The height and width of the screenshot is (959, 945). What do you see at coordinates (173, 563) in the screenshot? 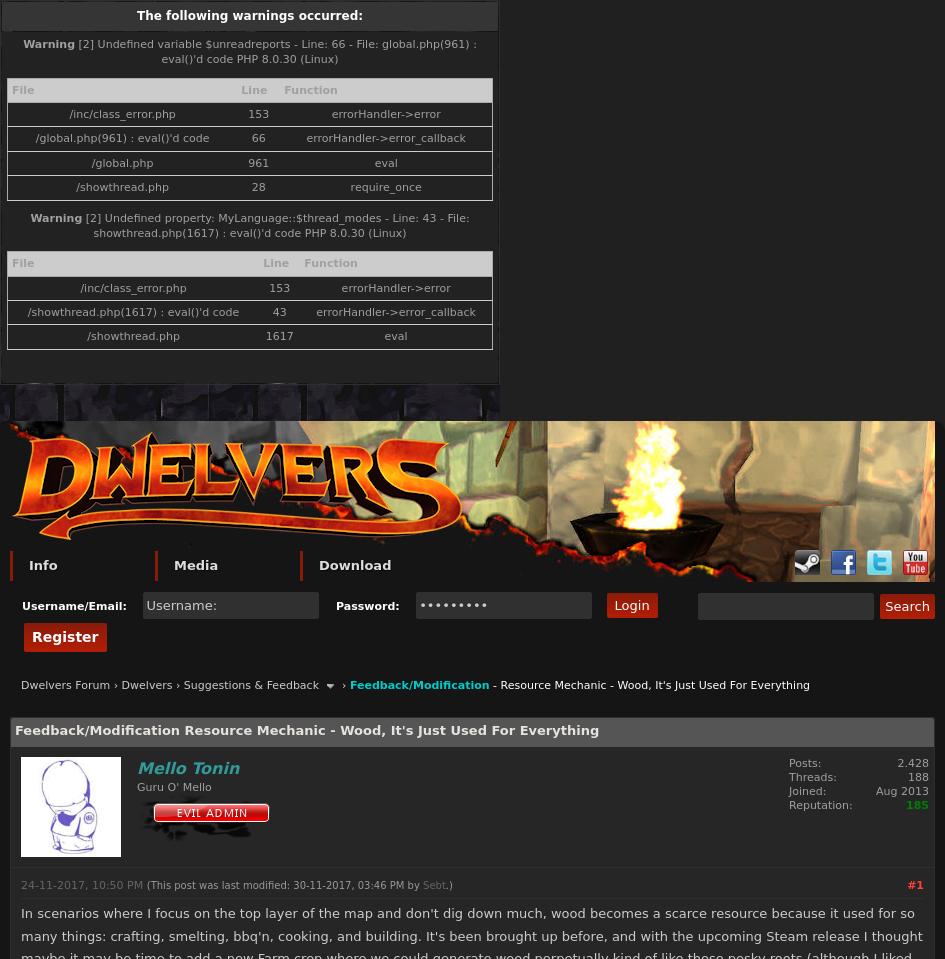
I see `'Media'` at bounding box center [173, 563].